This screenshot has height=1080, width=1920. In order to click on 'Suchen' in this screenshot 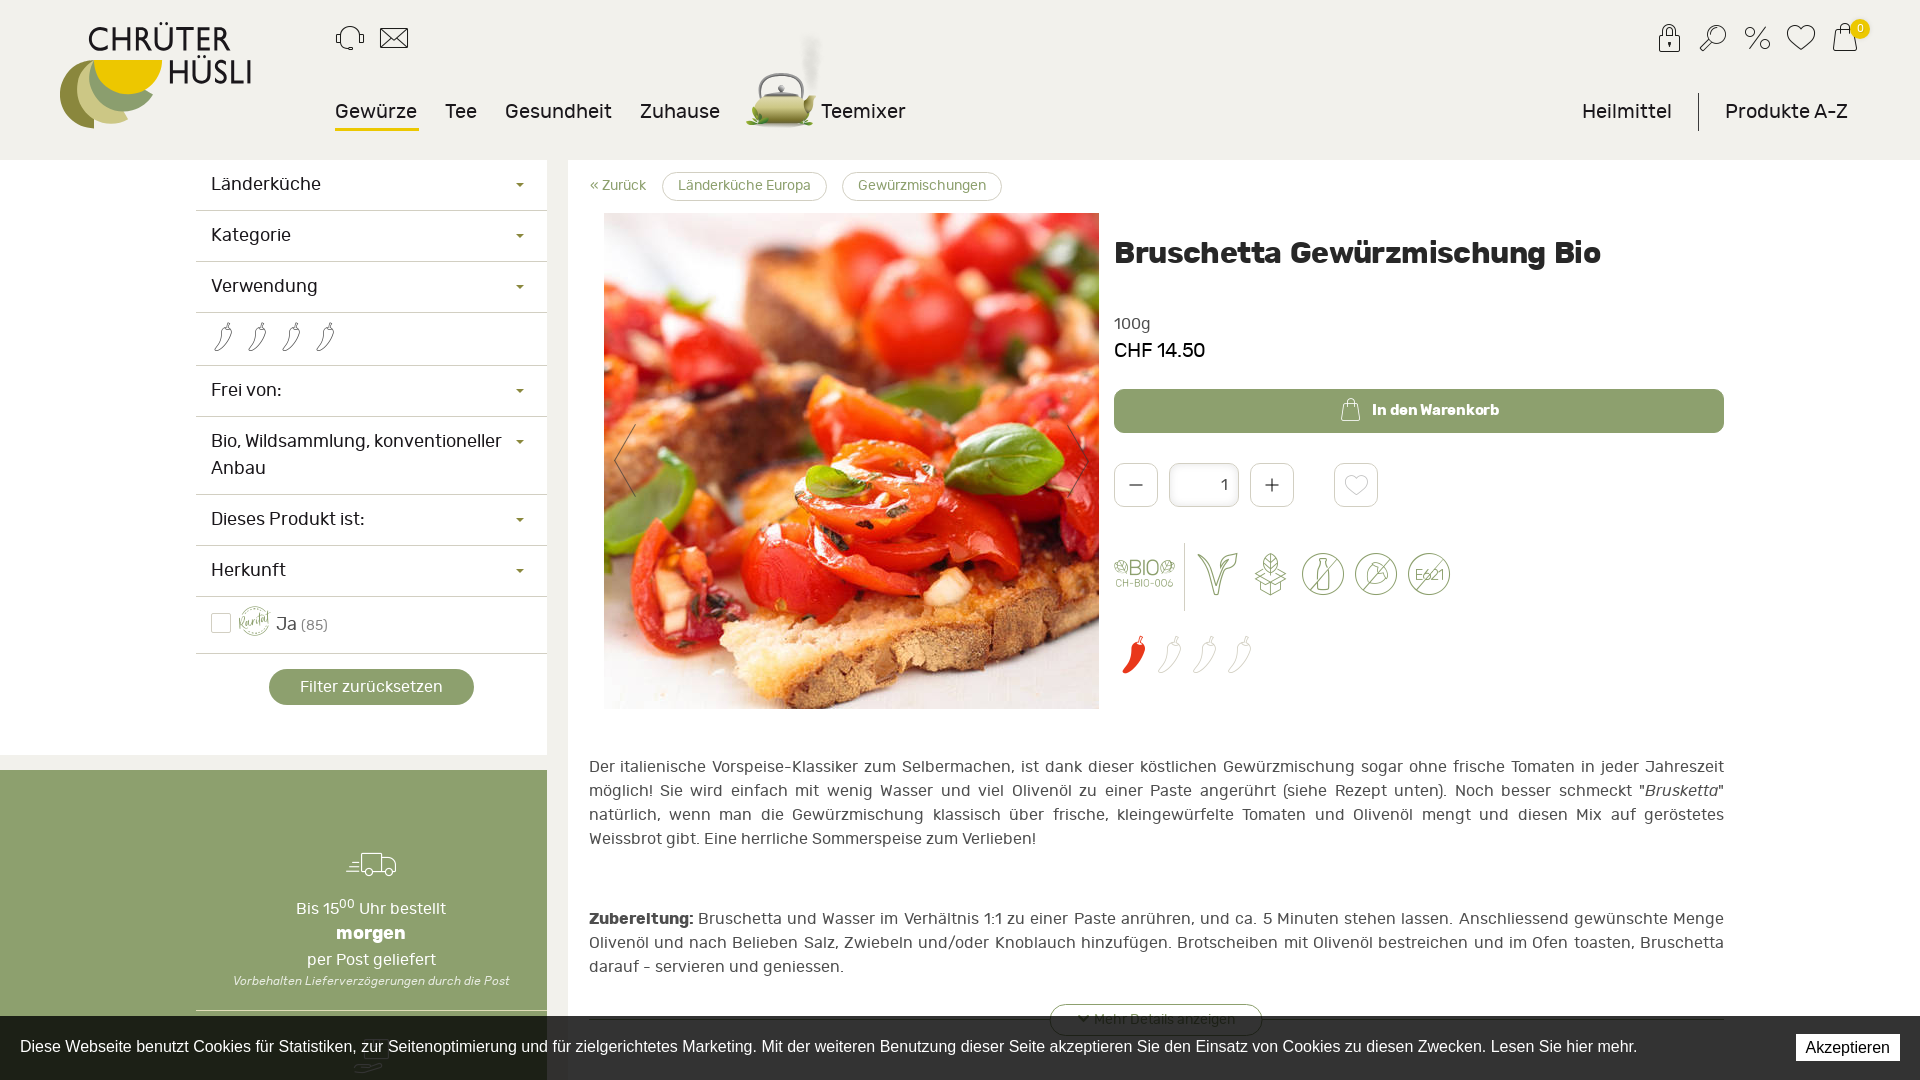, I will do `click(1712, 42)`.